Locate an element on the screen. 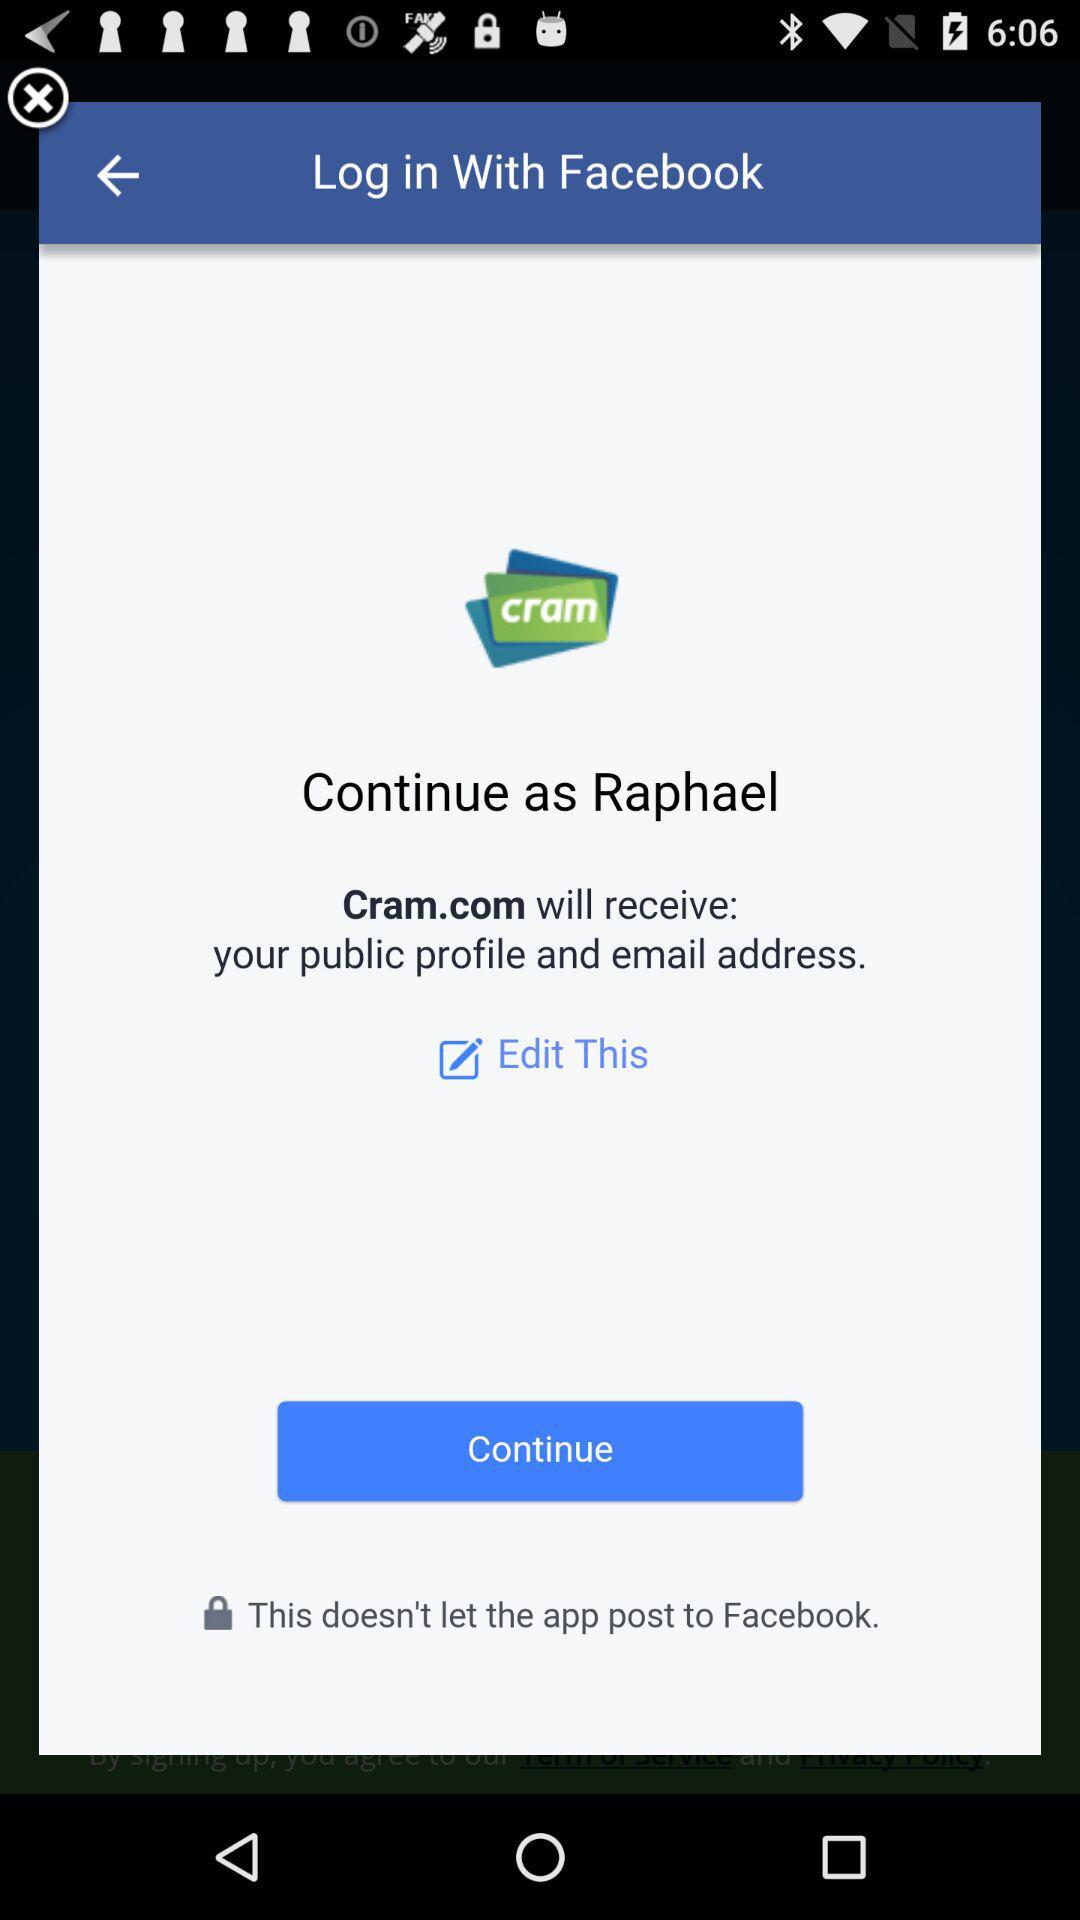 This screenshot has width=1080, height=1920. close option is located at coordinates (38, 100).